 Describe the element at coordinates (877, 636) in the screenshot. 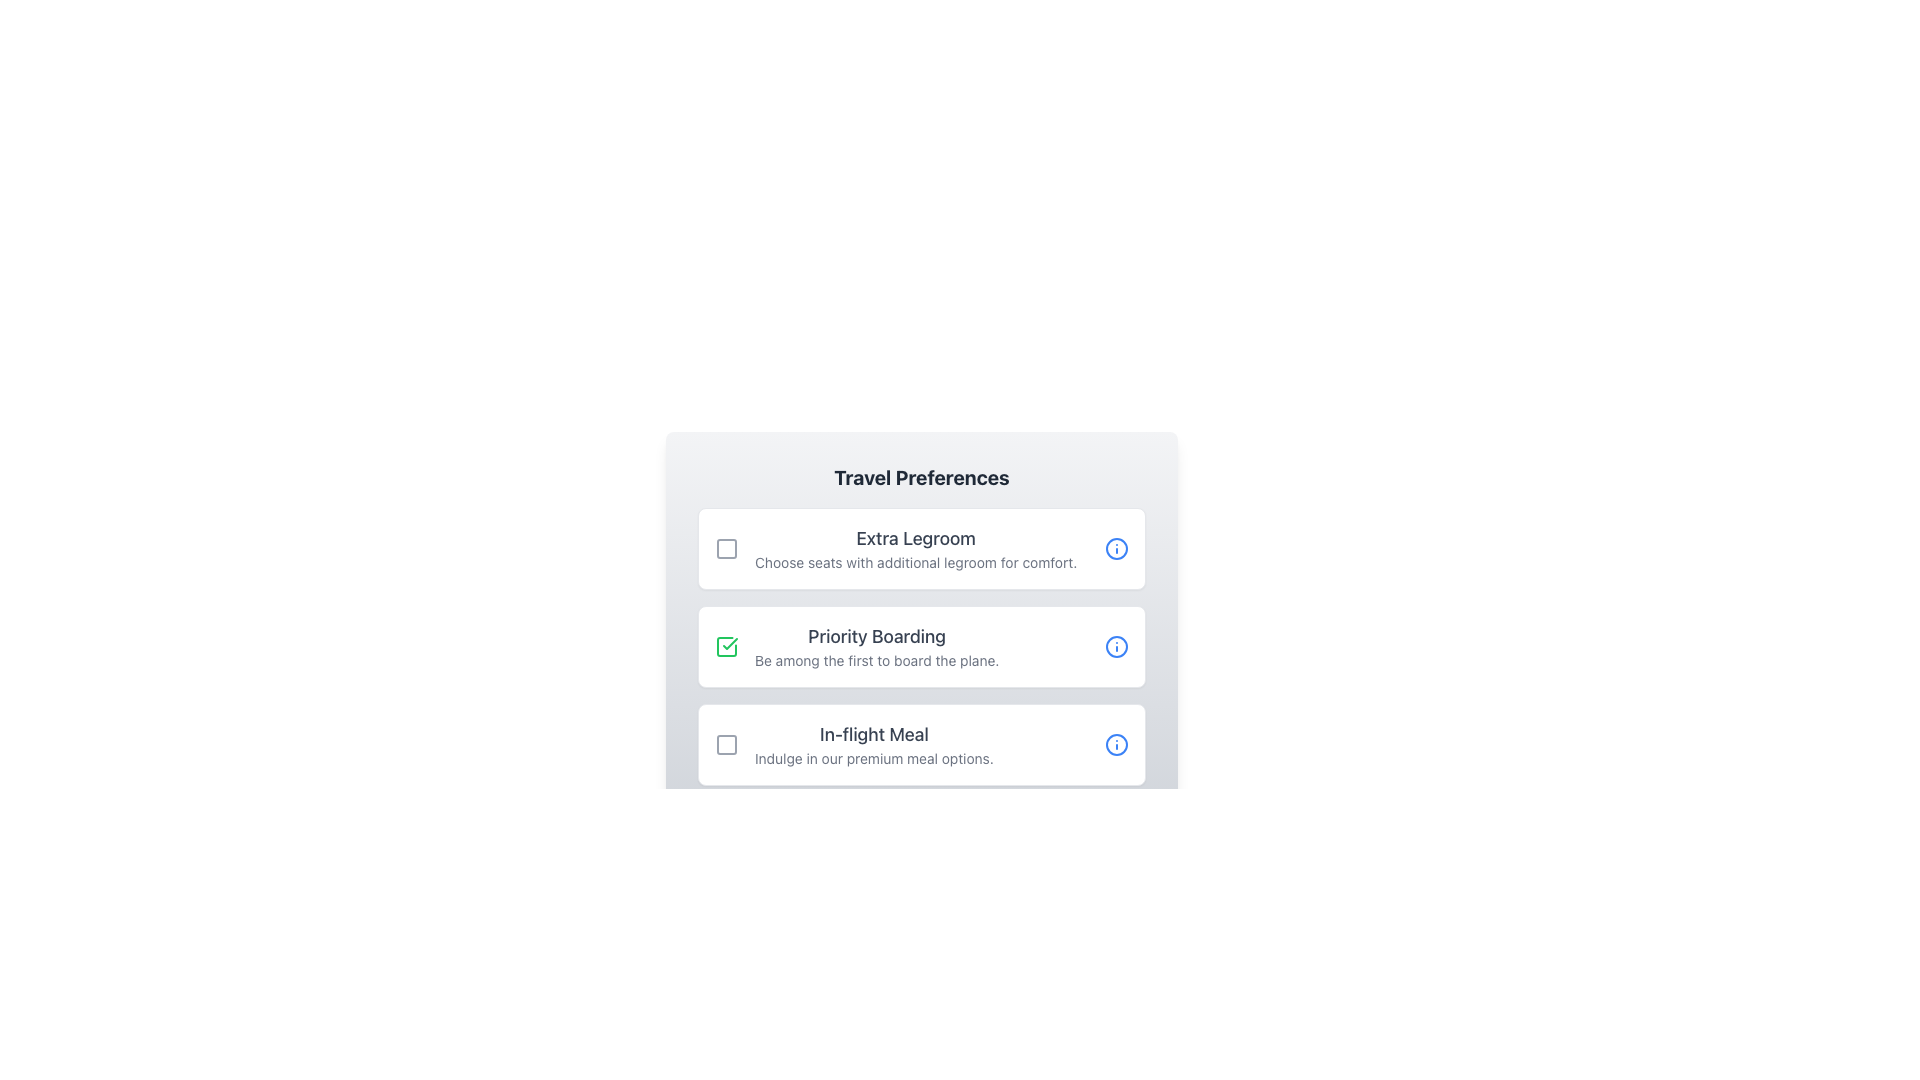

I see `the text element reading 'Priority Boarding' which is centrally positioned in the second option of the travel preferences list` at that location.